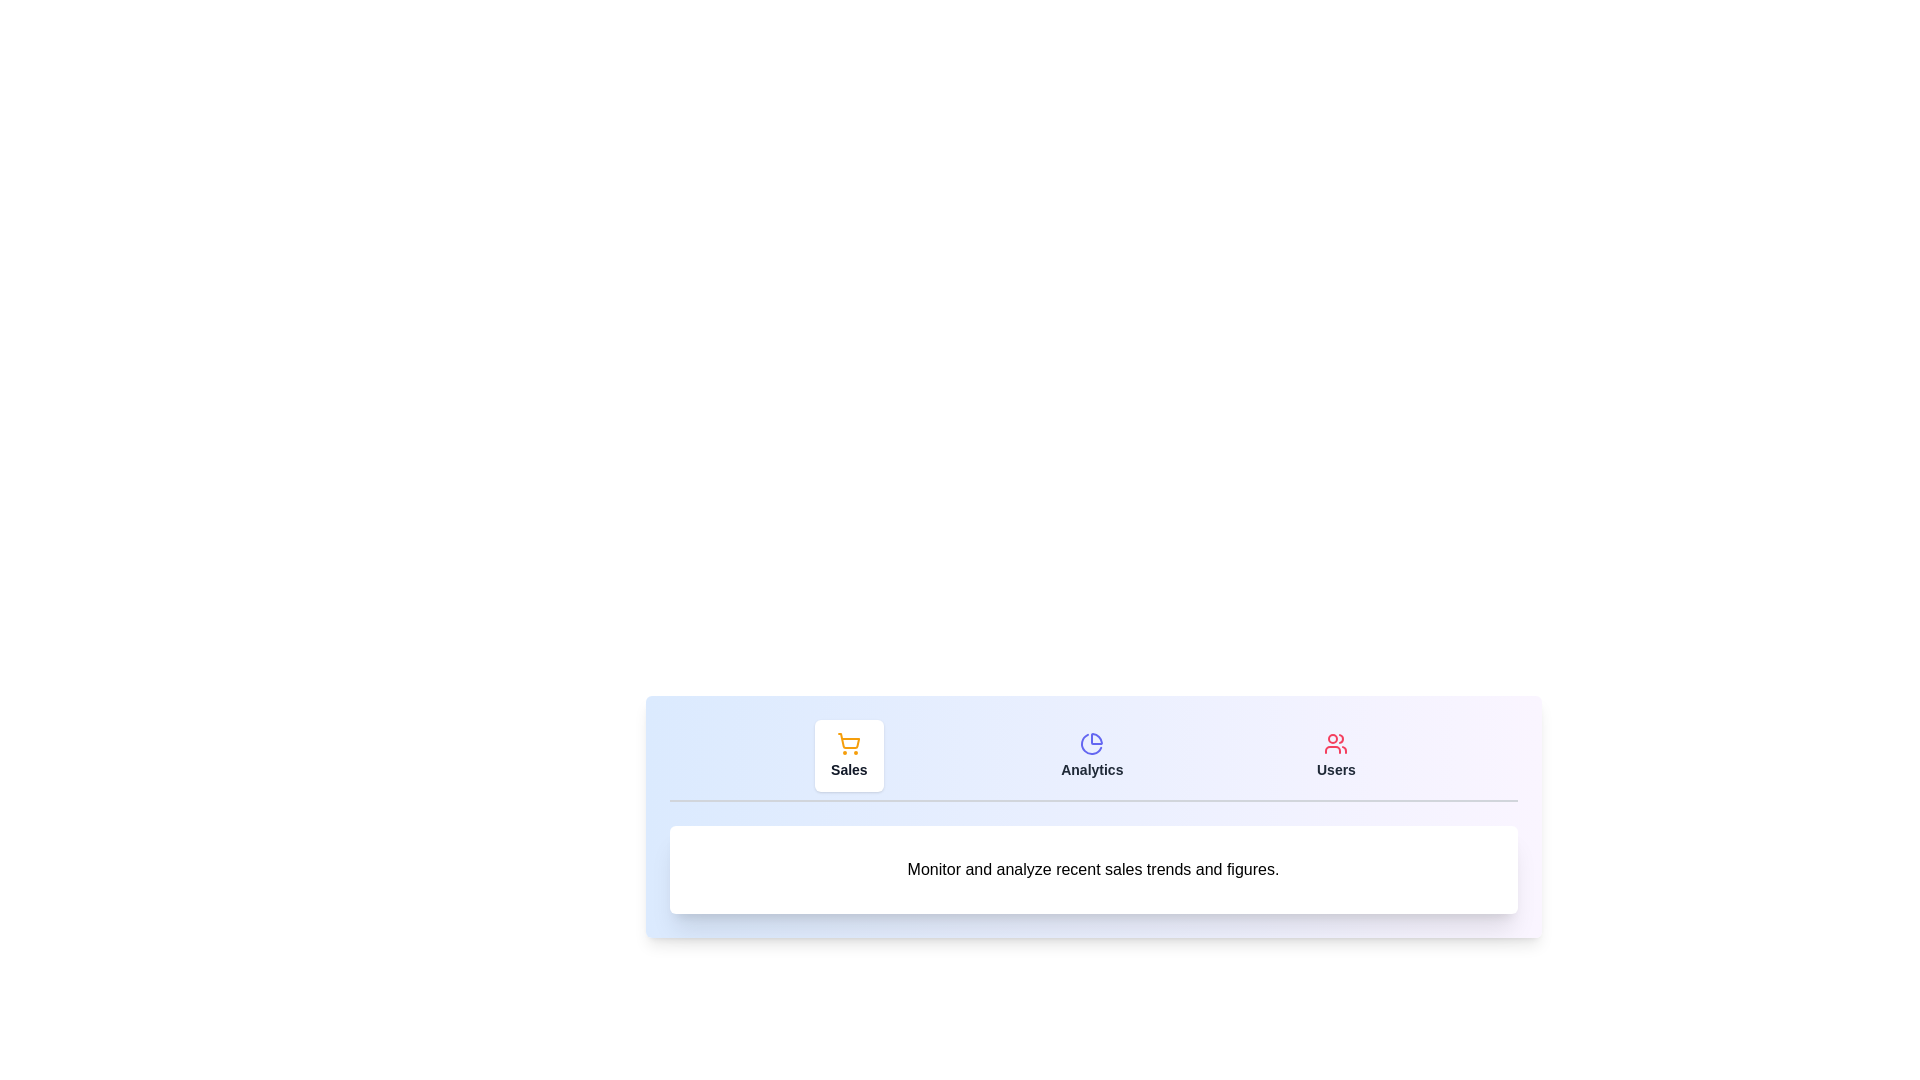 The height and width of the screenshot is (1080, 1920). Describe the element at coordinates (1091, 756) in the screenshot. I see `the tab labeled Analytics to observe the hover effect` at that location.